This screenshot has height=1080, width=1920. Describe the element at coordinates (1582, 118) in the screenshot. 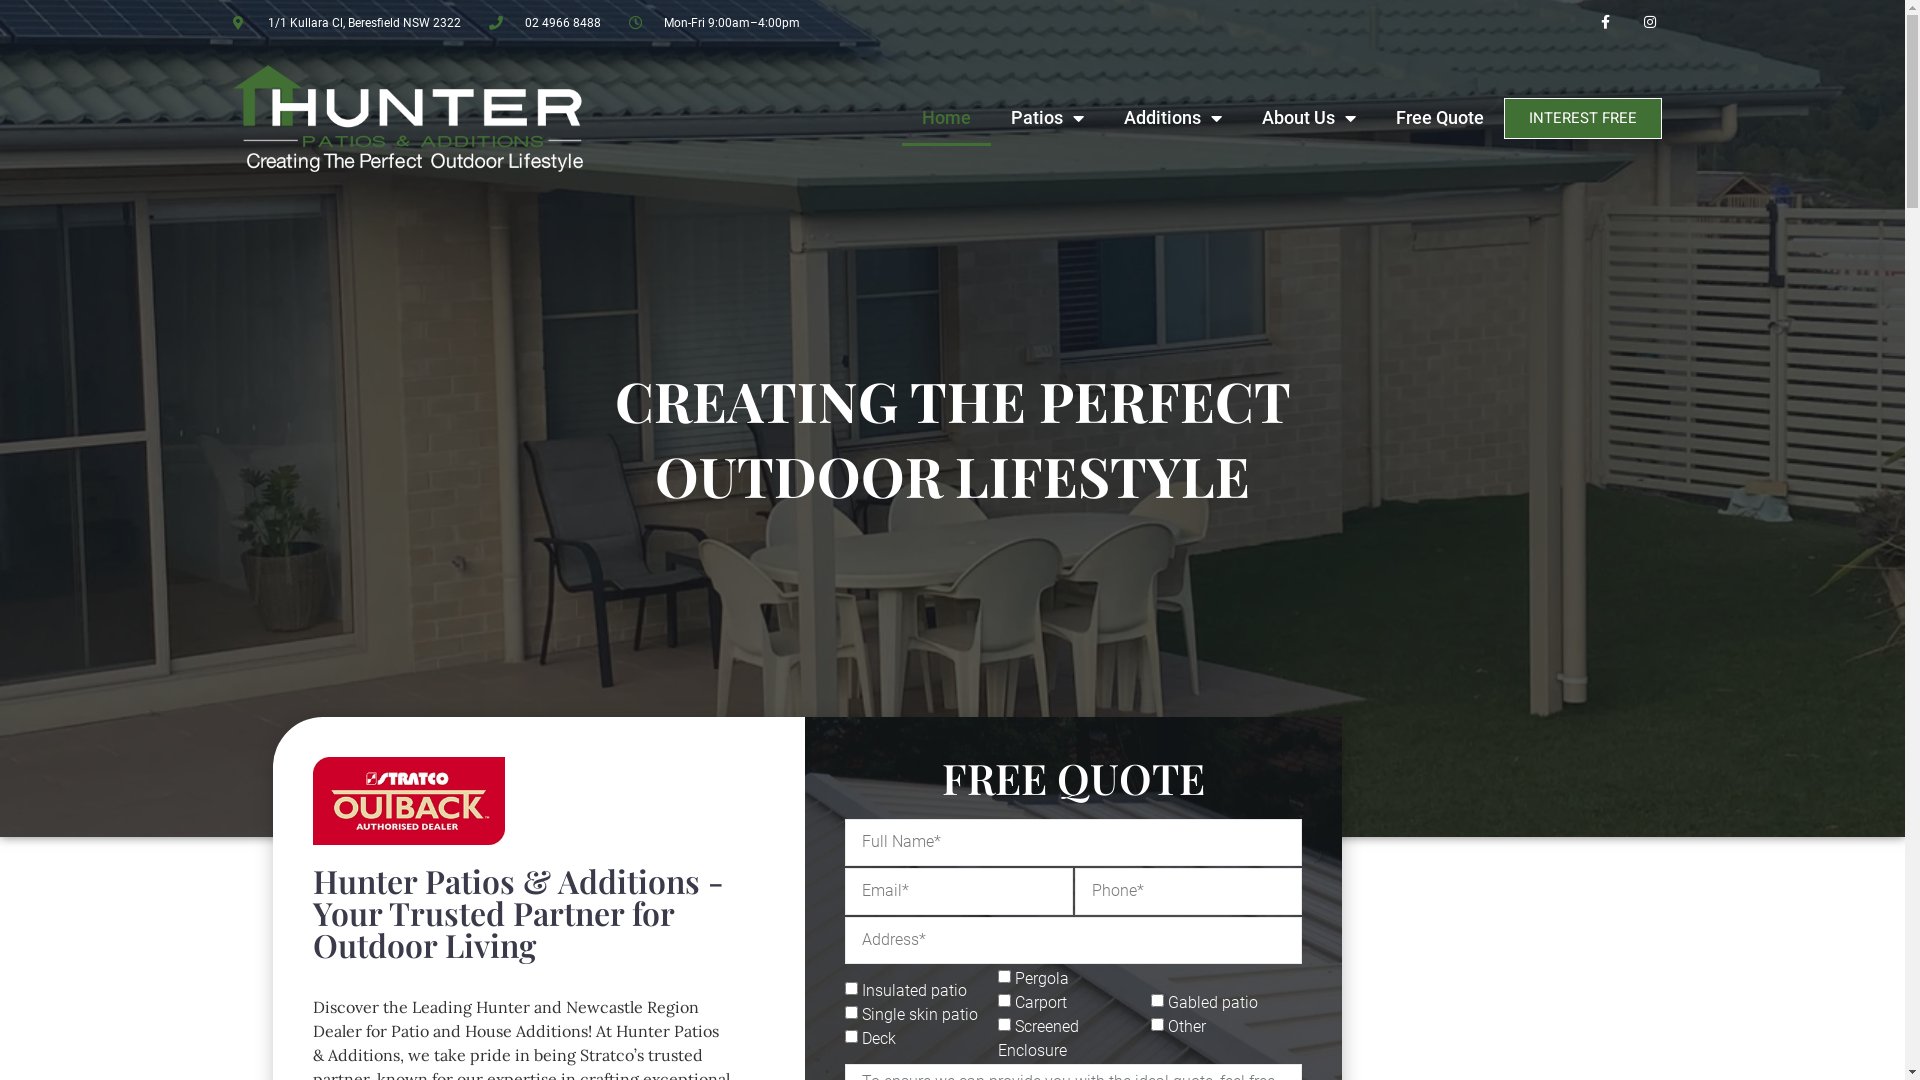

I see `'INTEREST FREE'` at that location.